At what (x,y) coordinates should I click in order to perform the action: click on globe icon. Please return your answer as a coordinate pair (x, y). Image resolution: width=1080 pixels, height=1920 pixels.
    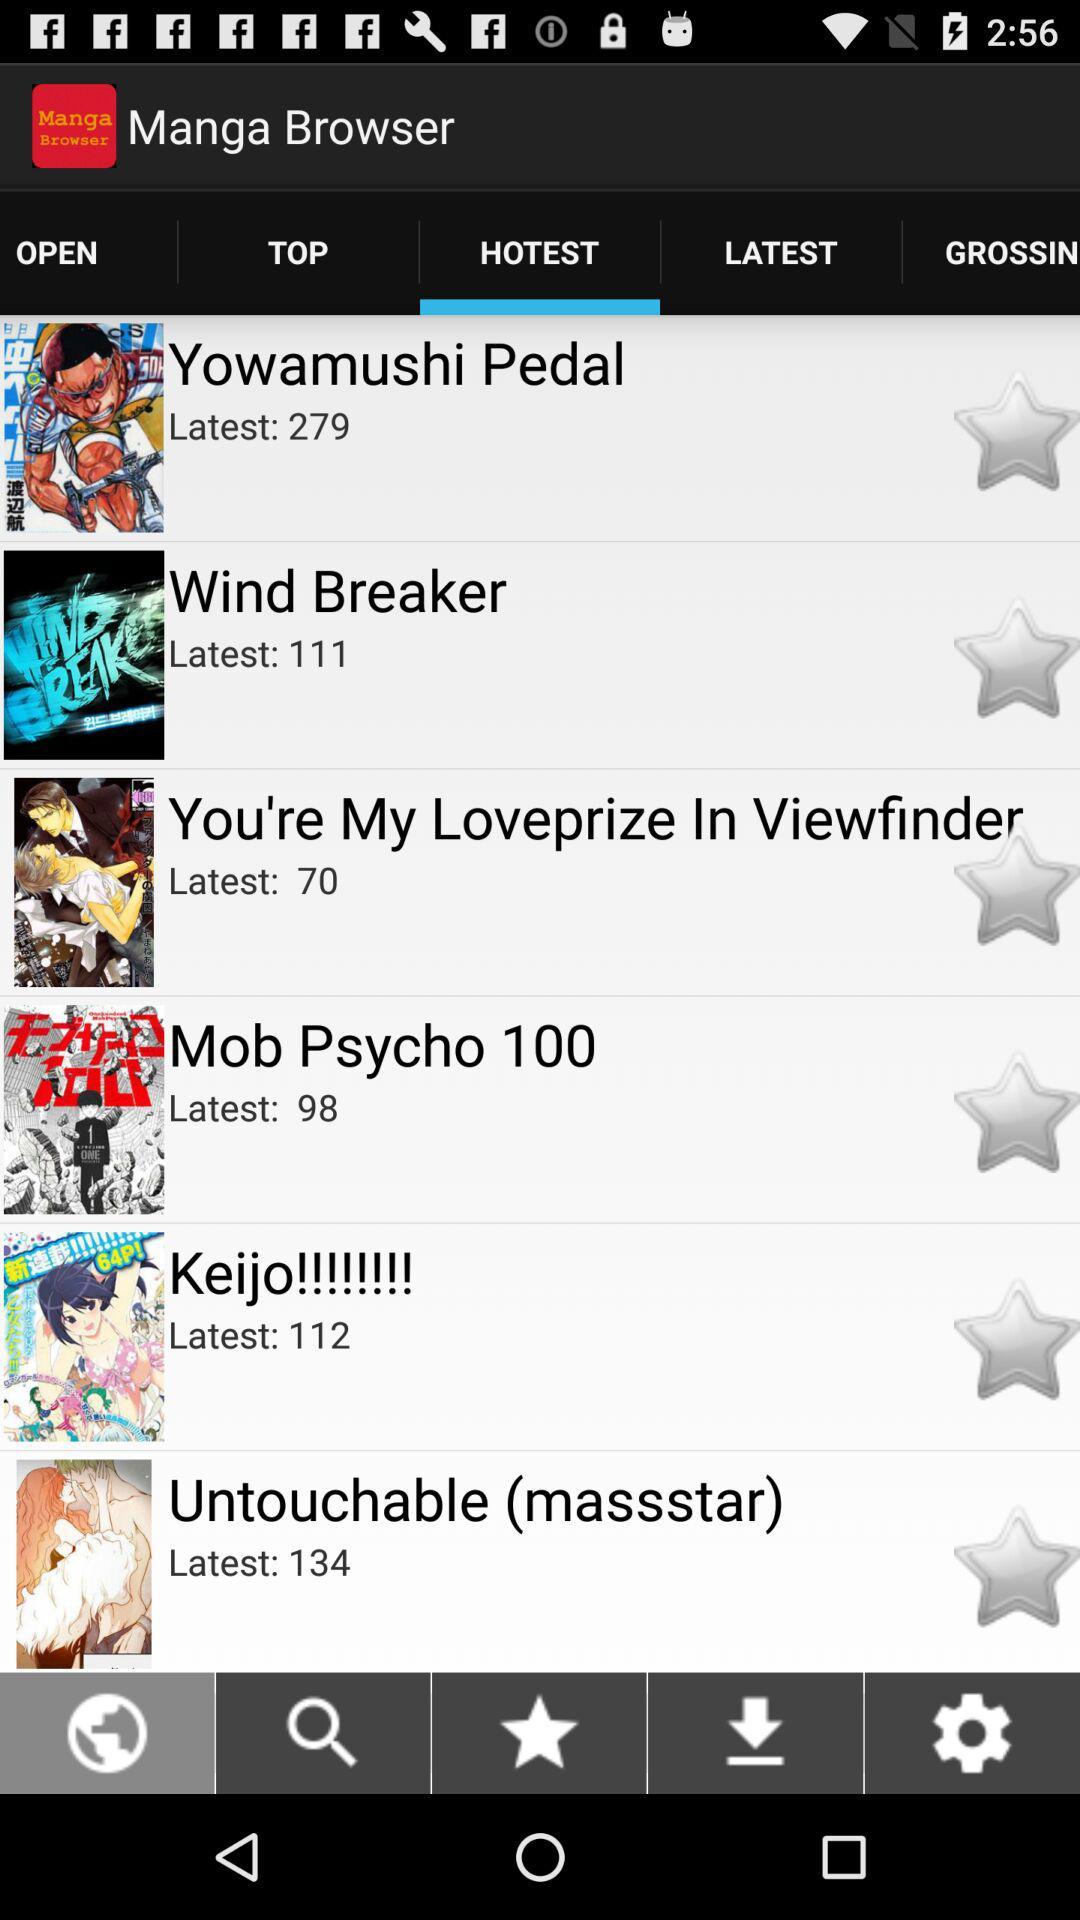
    Looking at the image, I should click on (107, 1732).